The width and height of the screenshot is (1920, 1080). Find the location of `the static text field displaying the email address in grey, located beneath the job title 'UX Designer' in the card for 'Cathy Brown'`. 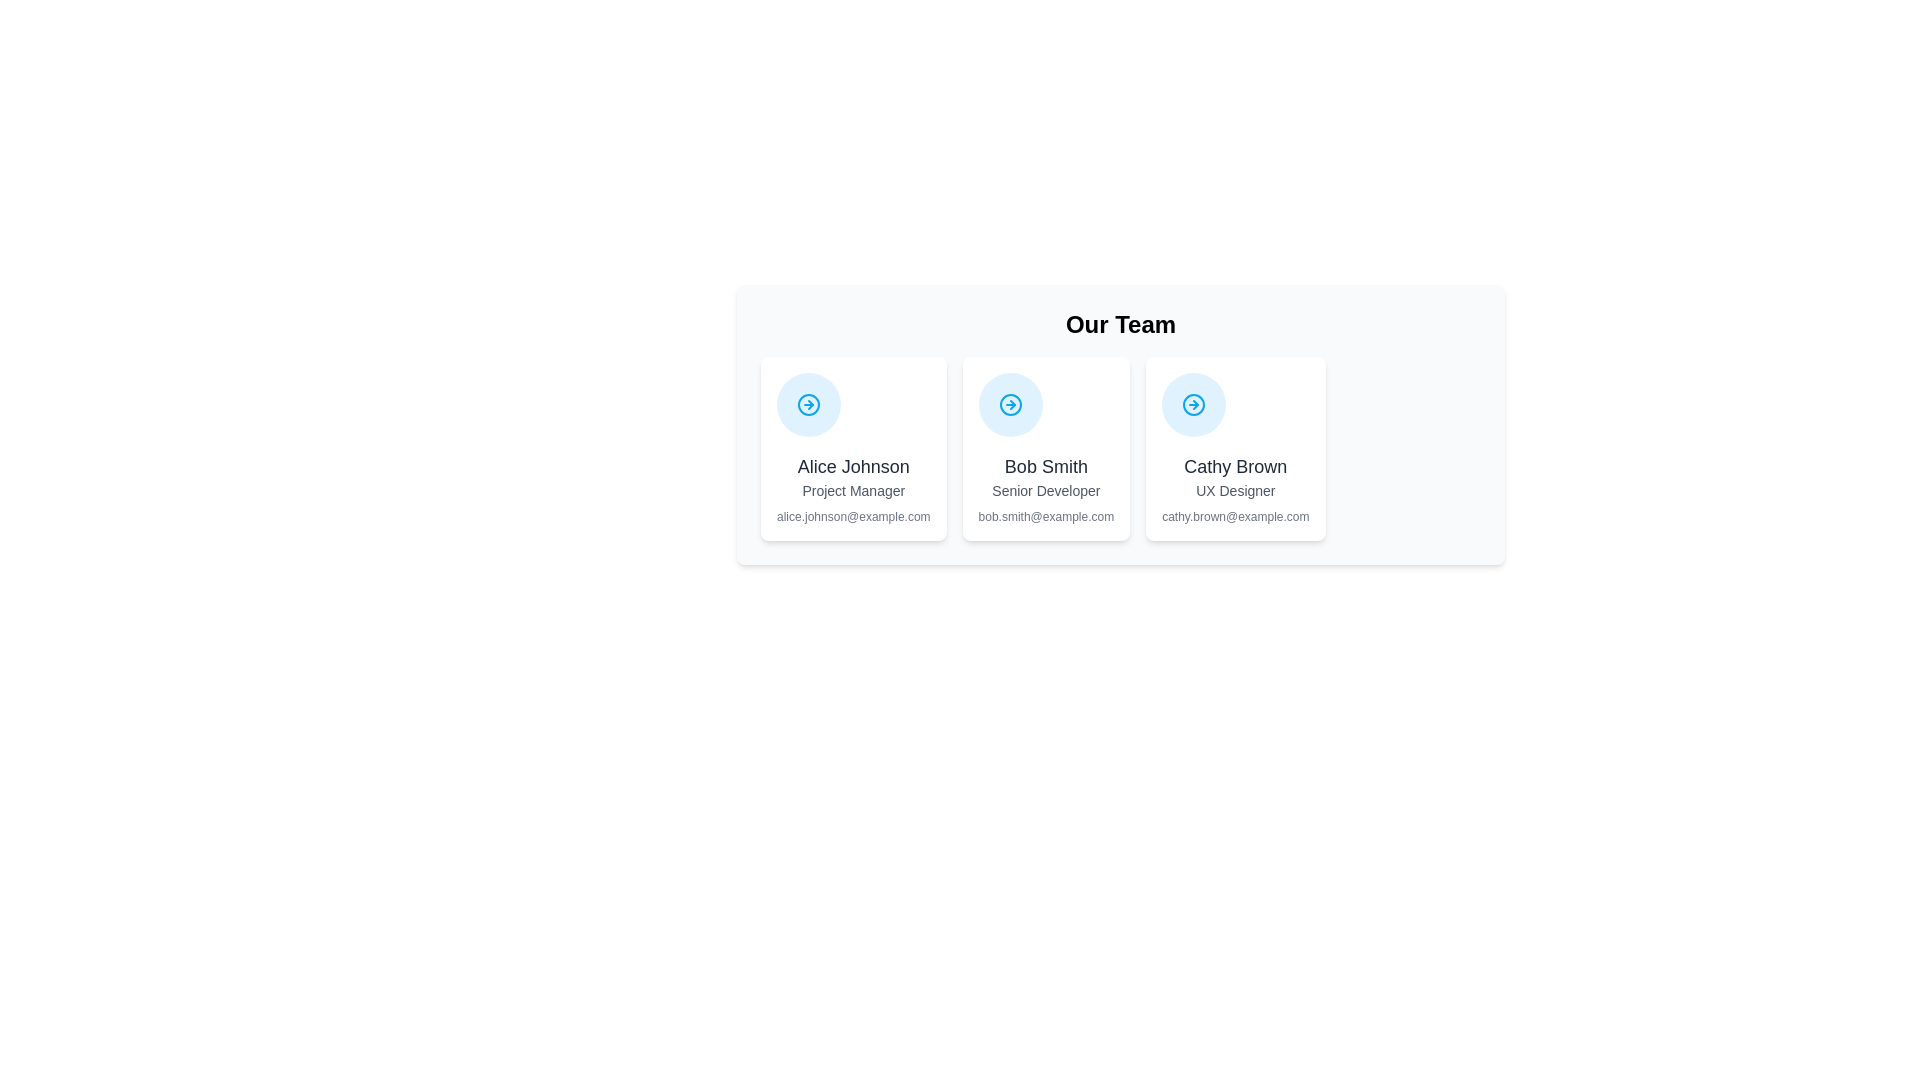

the static text field displaying the email address in grey, located beneath the job title 'UX Designer' in the card for 'Cathy Brown' is located at coordinates (1234, 515).